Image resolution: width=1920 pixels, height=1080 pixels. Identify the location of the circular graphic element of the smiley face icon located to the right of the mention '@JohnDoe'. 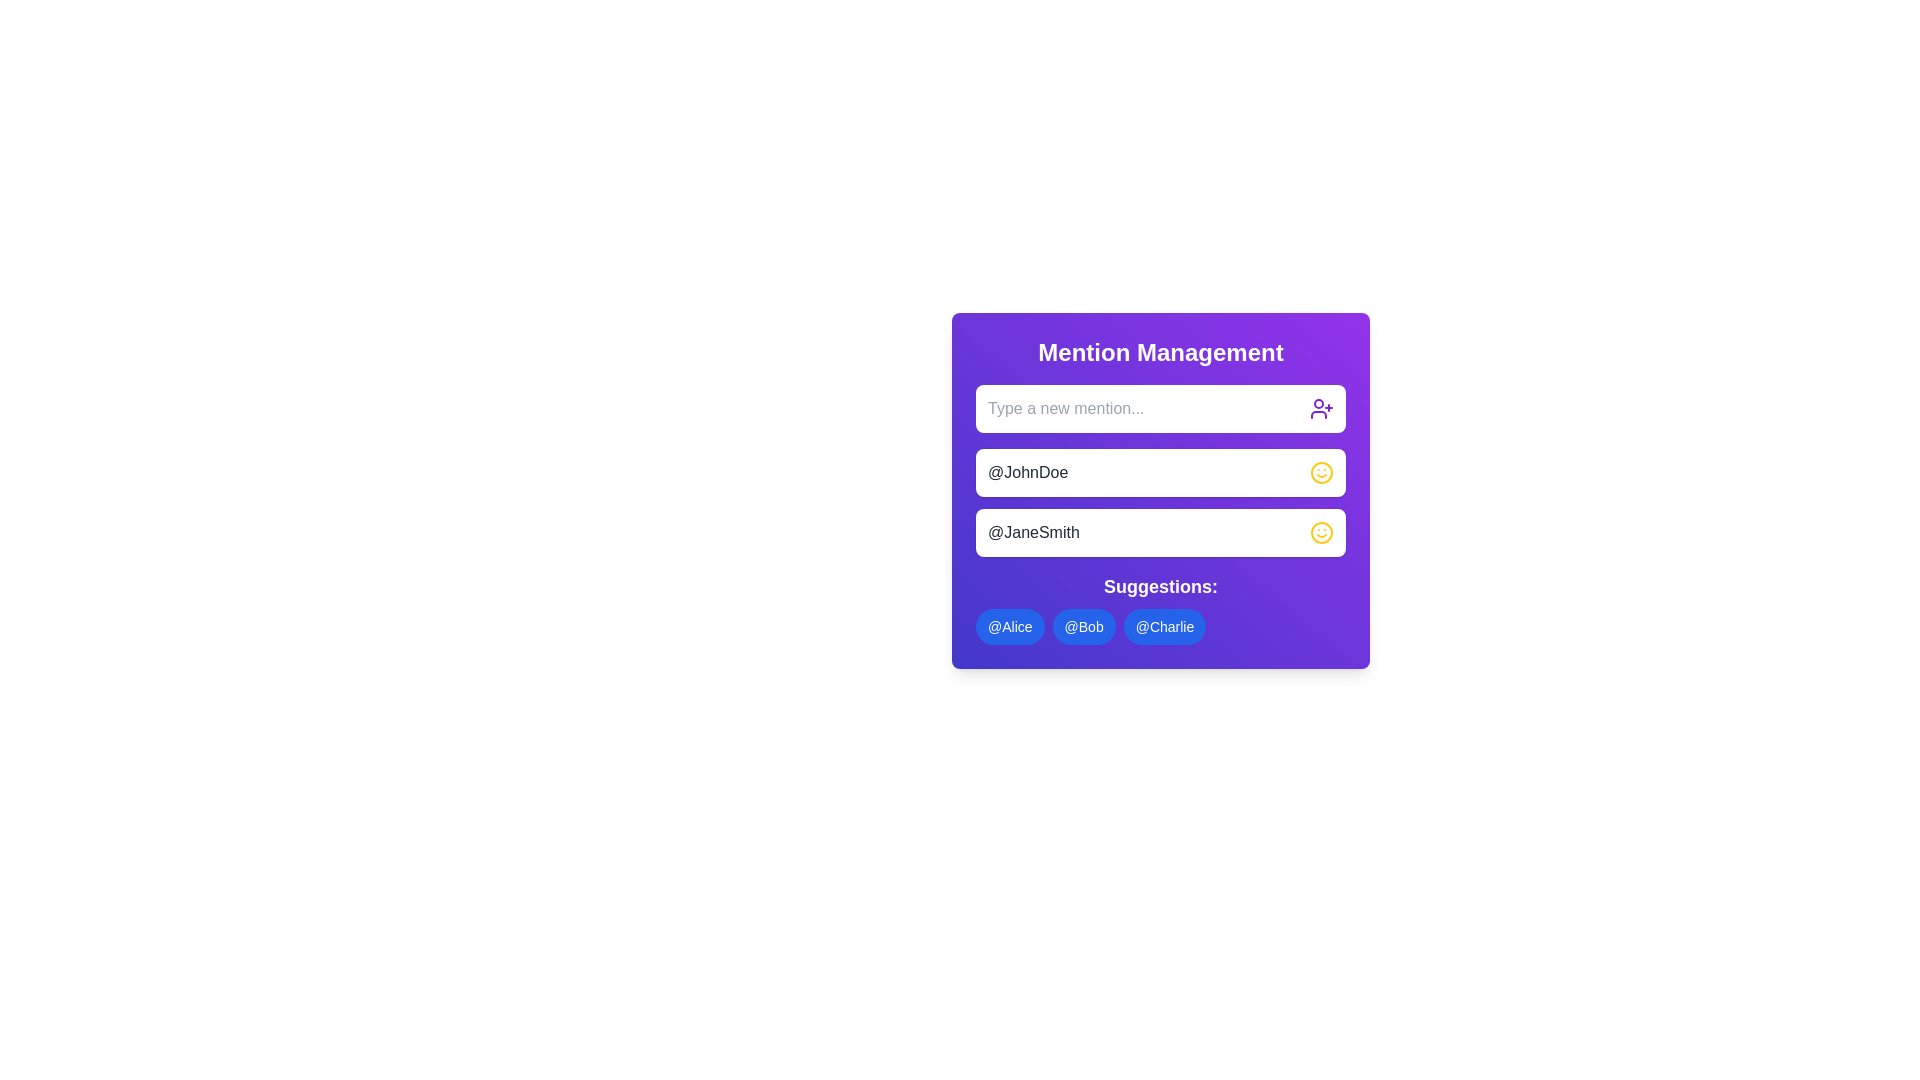
(1321, 531).